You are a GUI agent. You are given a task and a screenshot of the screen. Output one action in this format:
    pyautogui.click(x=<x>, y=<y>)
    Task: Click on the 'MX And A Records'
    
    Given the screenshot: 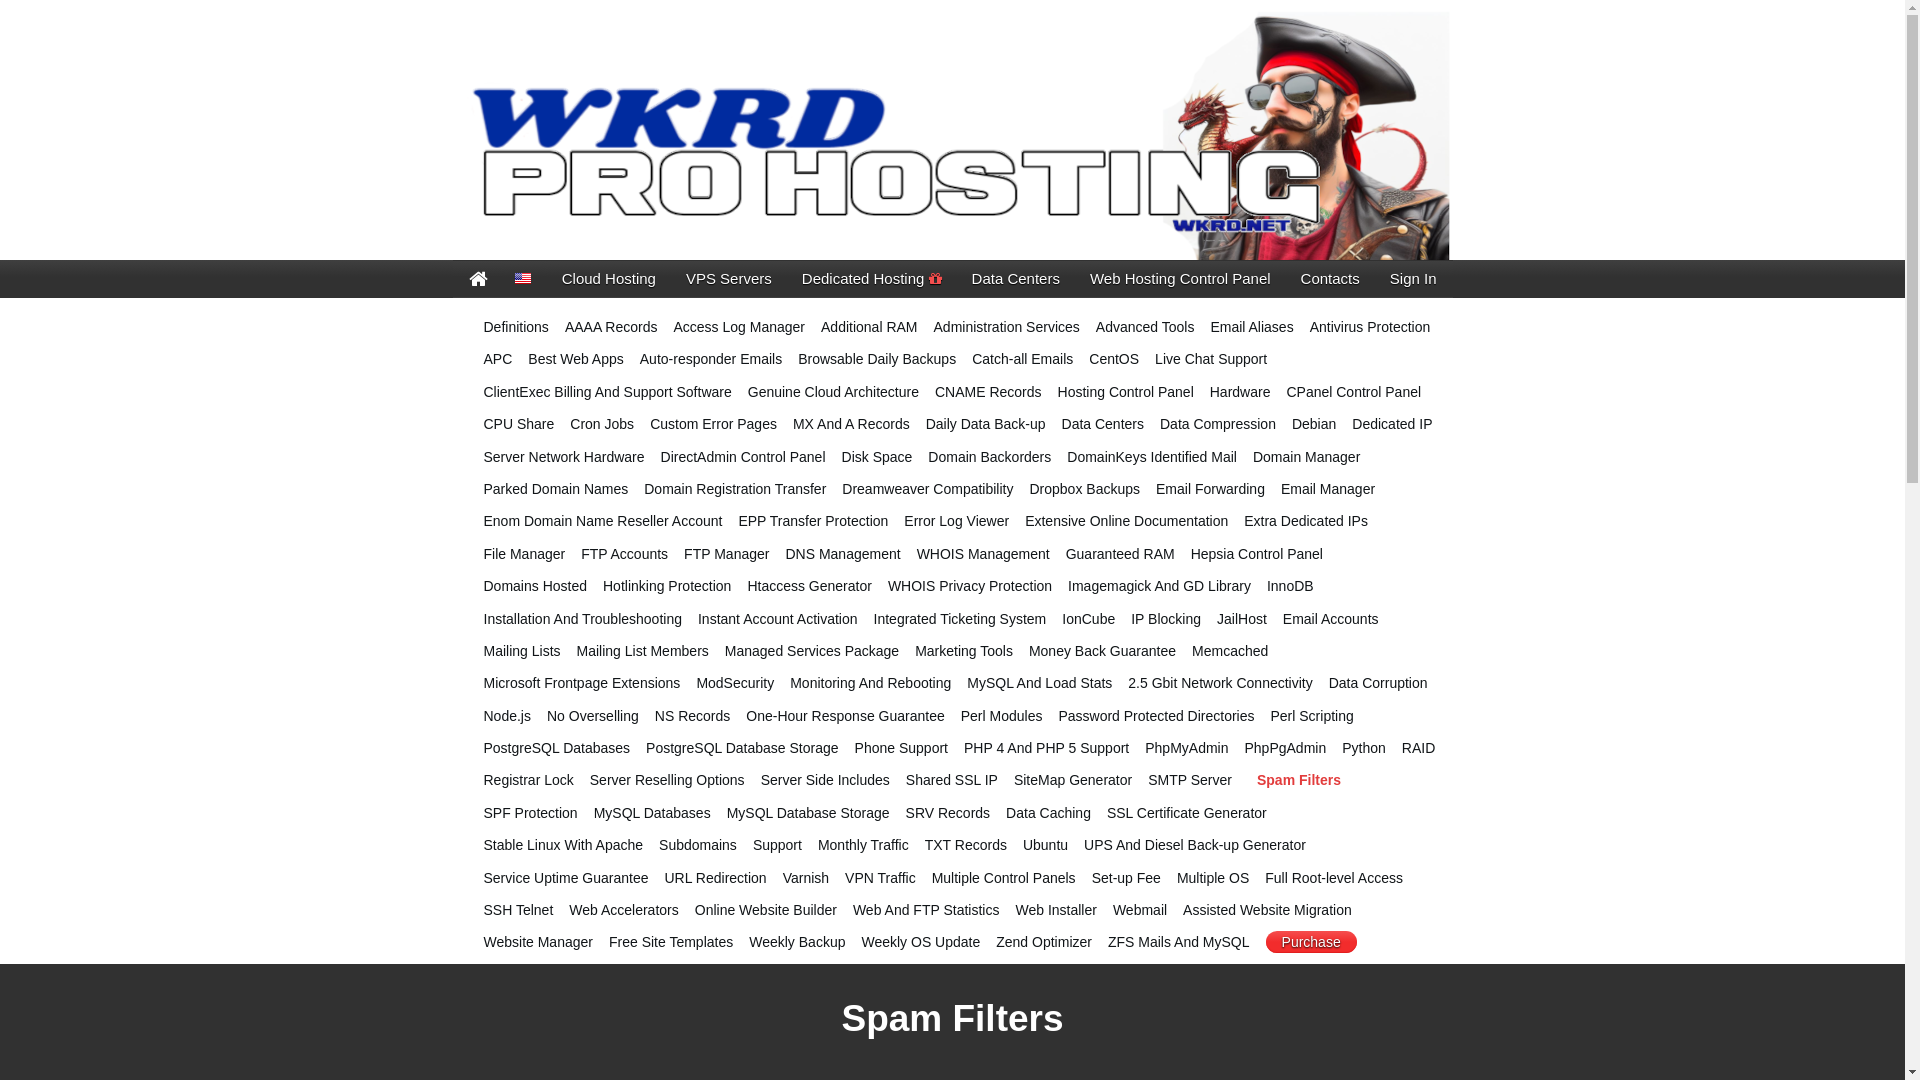 What is the action you would take?
    pyautogui.click(x=851, y=423)
    